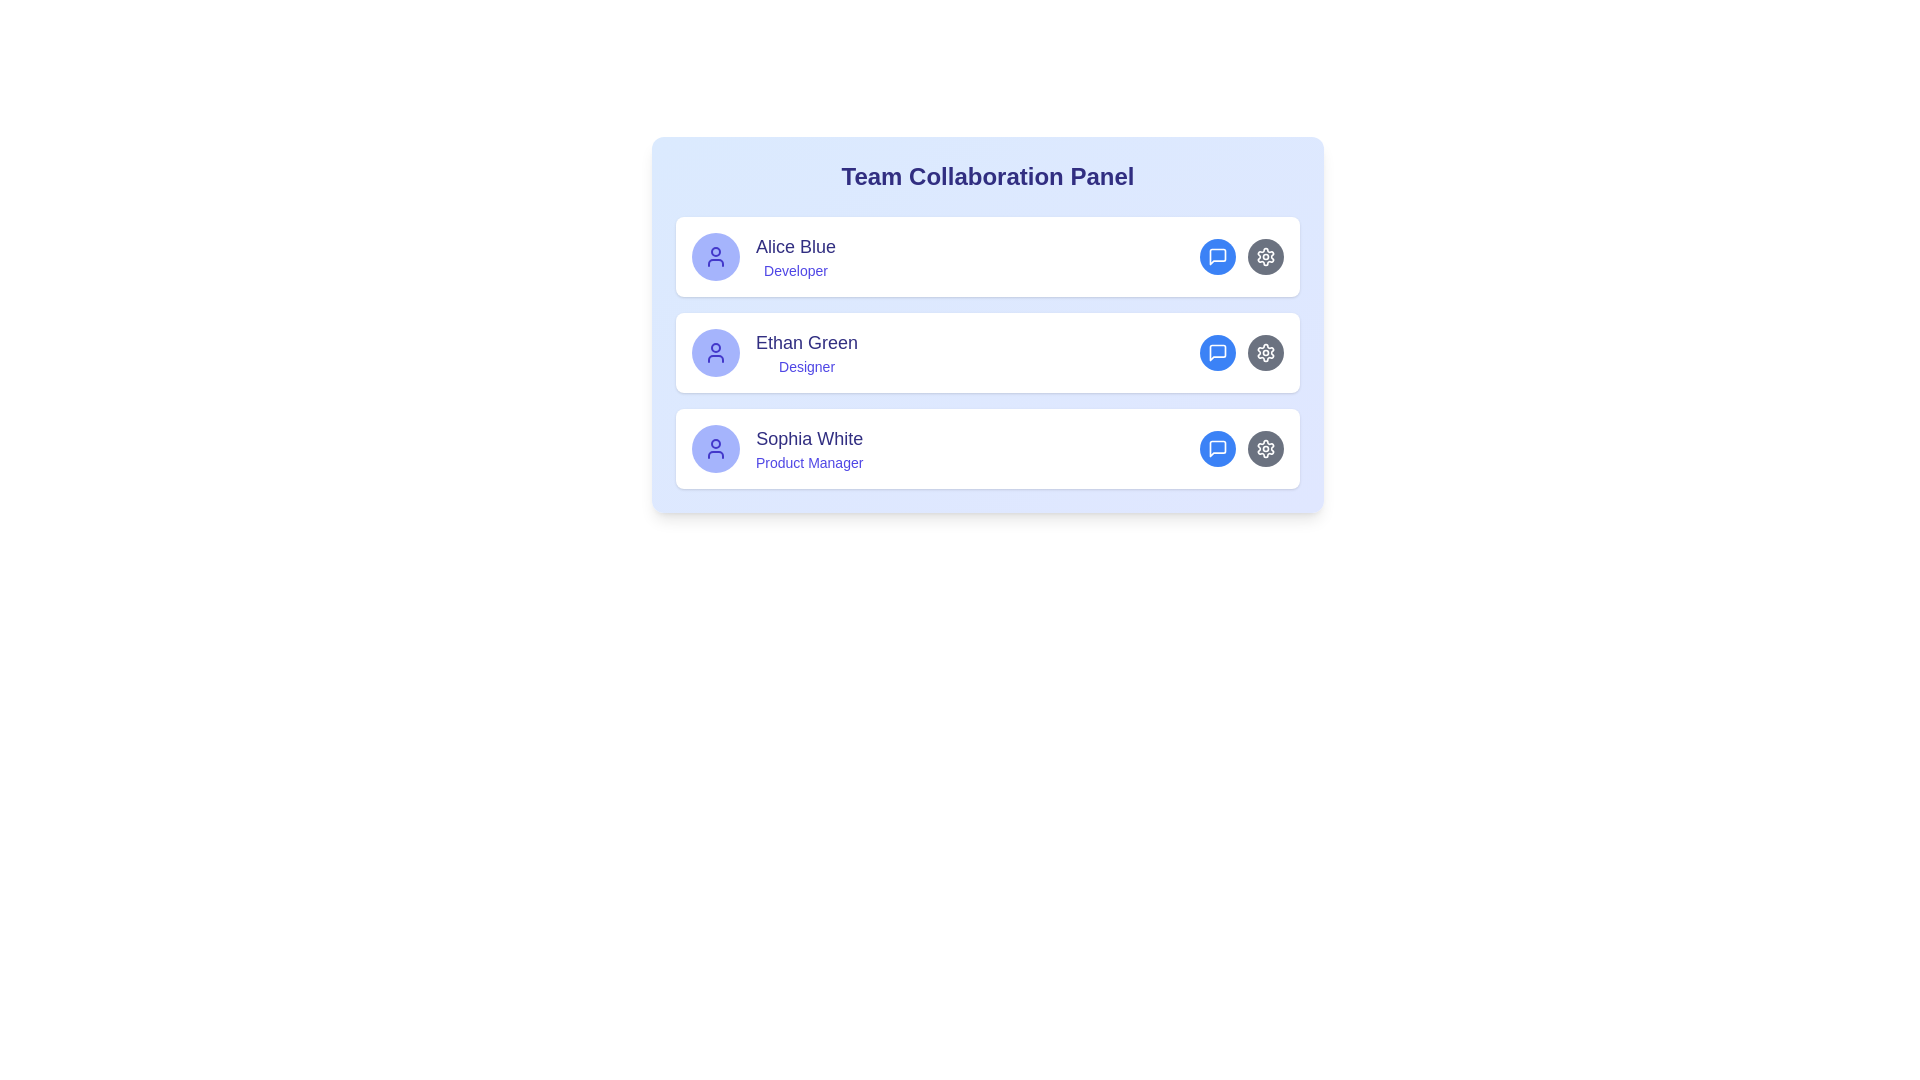 This screenshot has width=1920, height=1080. Describe the element at coordinates (1265, 352) in the screenshot. I see `the settings button (cogwheel) for the team member 'Ethan Green' located in the second row of the team member list` at that location.